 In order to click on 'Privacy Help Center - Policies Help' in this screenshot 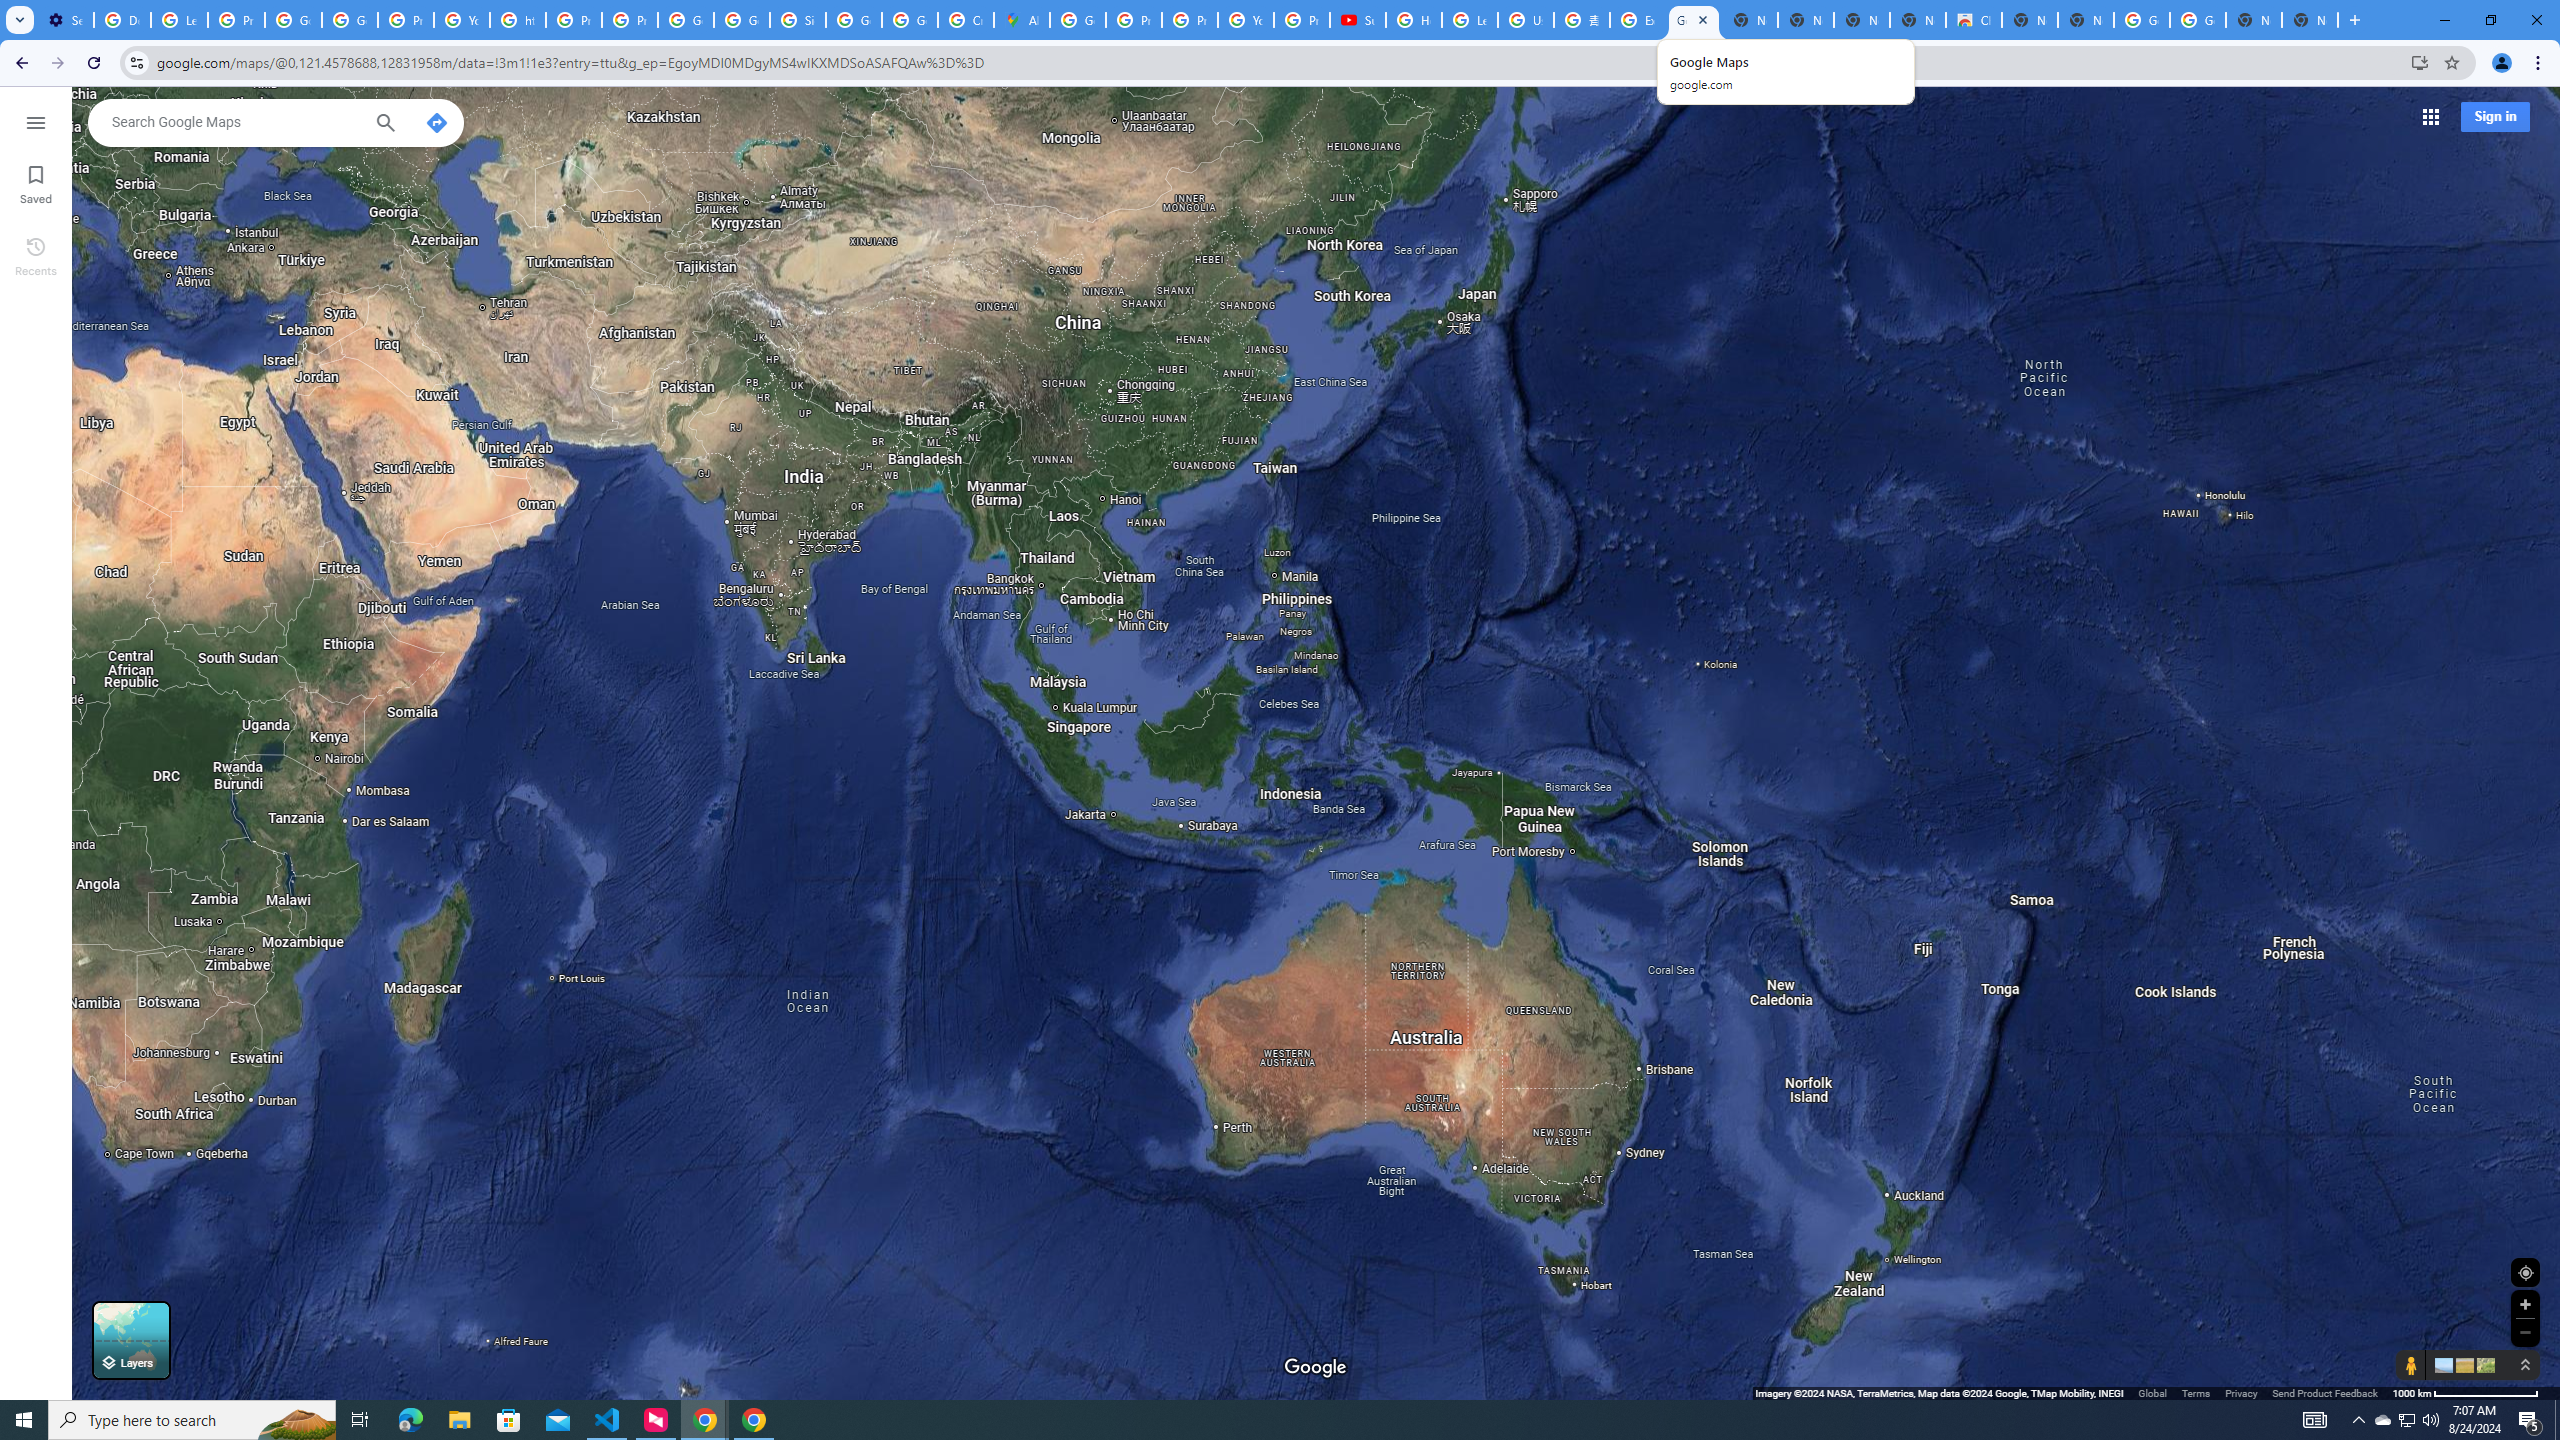, I will do `click(1189, 19)`.